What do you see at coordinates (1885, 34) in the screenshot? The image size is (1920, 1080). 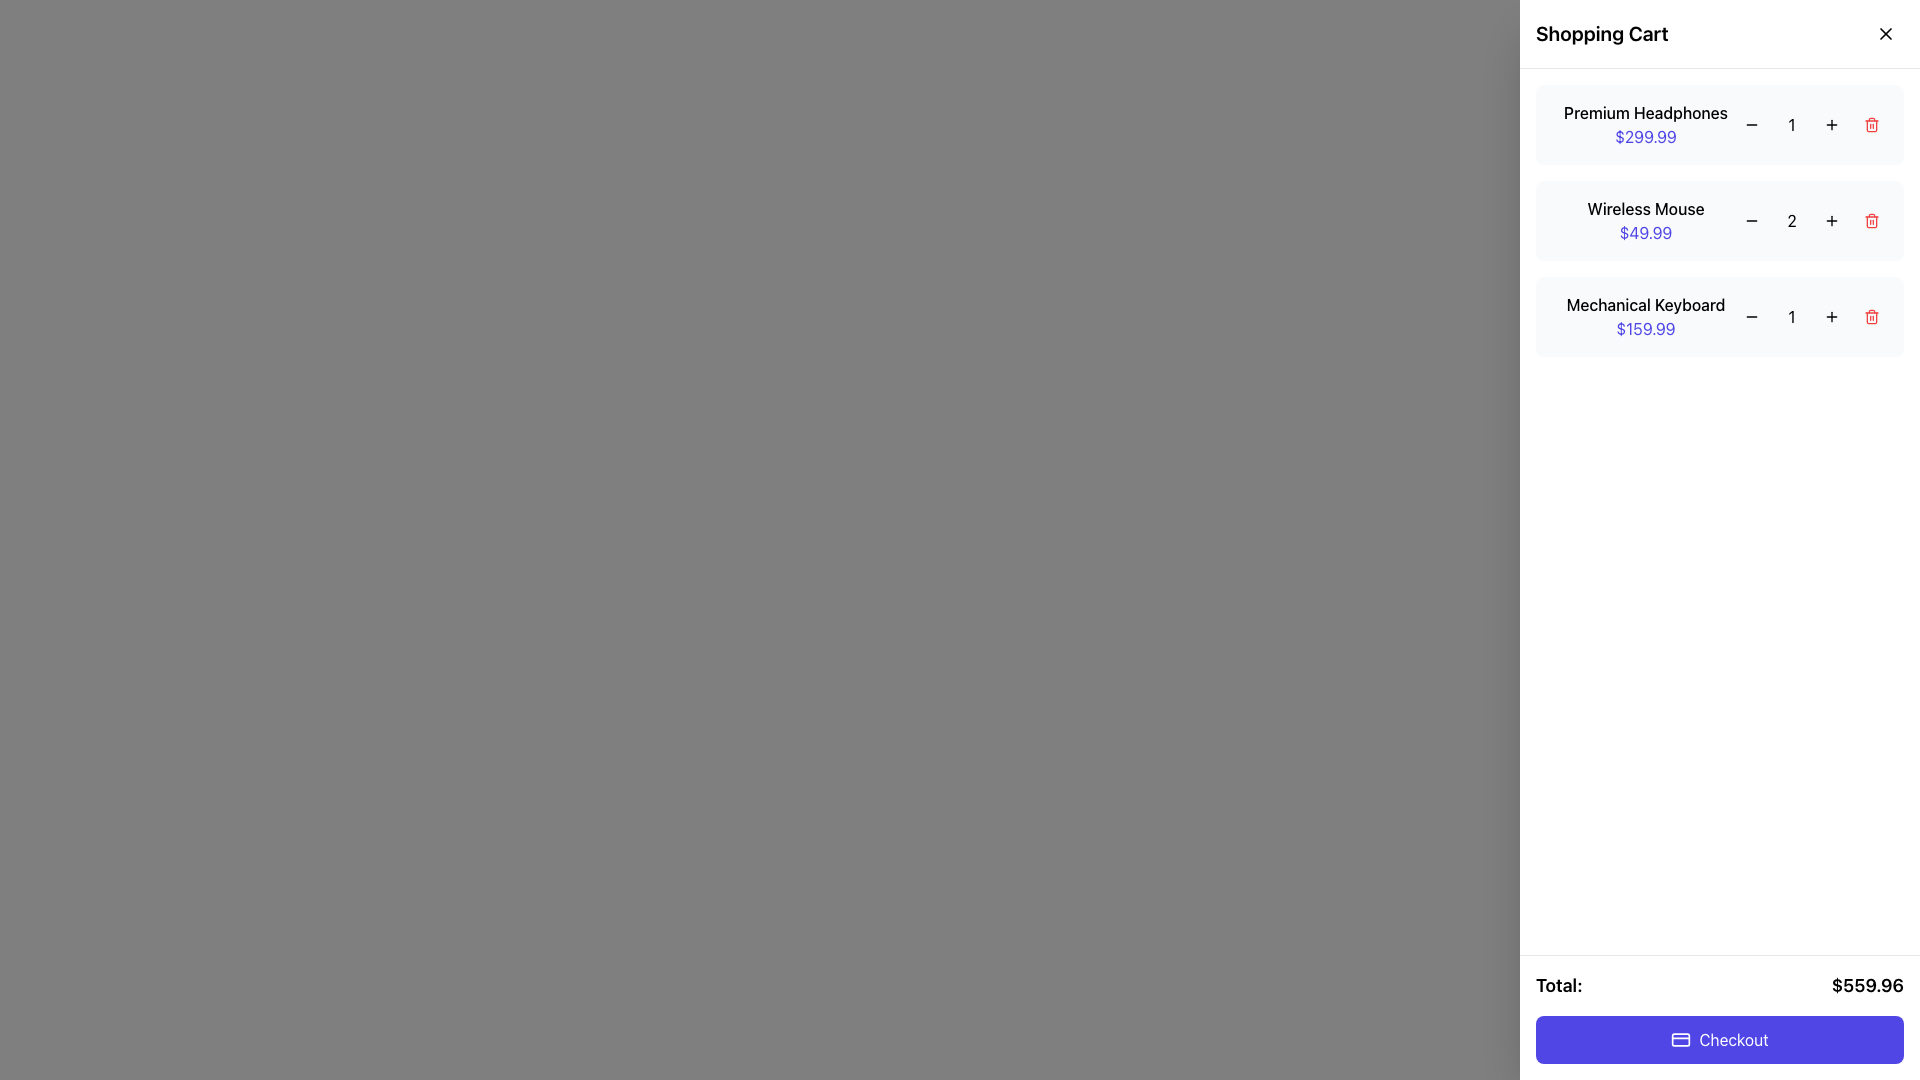 I see `the close button with an icon located at the top-right of the 'Shopping Cart' interface` at bounding box center [1885, 34].